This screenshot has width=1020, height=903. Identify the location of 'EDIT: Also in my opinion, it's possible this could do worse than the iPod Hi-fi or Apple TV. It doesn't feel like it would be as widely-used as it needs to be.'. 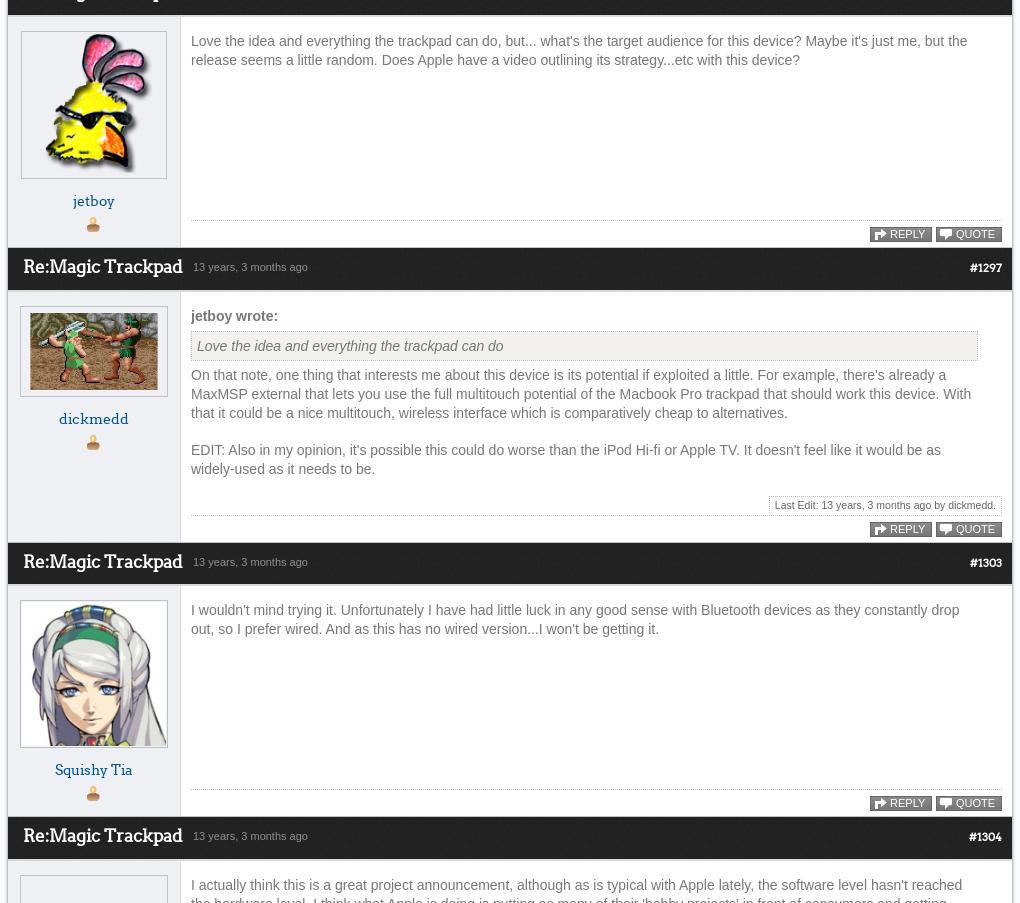
(190, 458).